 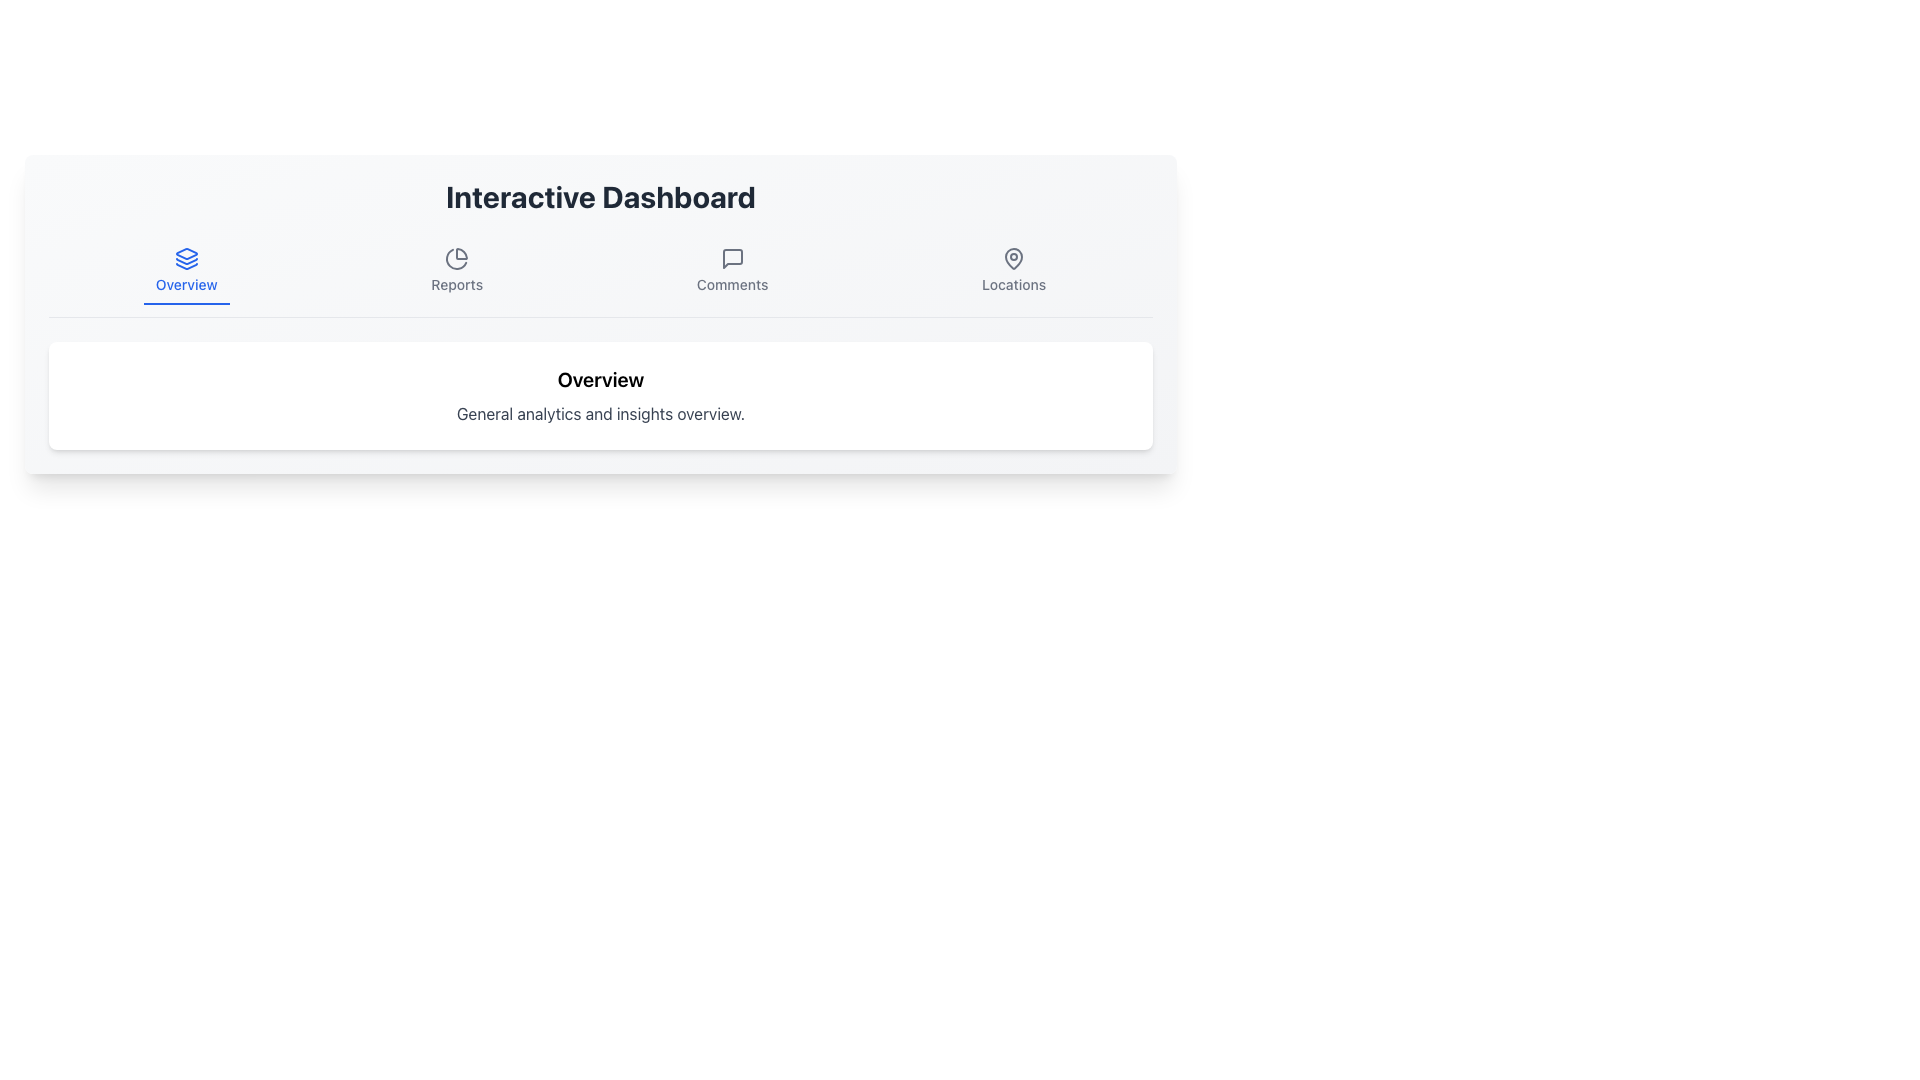 What do you see at coordinates (731, 257) in the screenshot?
I see `the 'Comments' icon located in the top-central area of the interface, above the label 'Comments'` at bounding box center [731, 257].